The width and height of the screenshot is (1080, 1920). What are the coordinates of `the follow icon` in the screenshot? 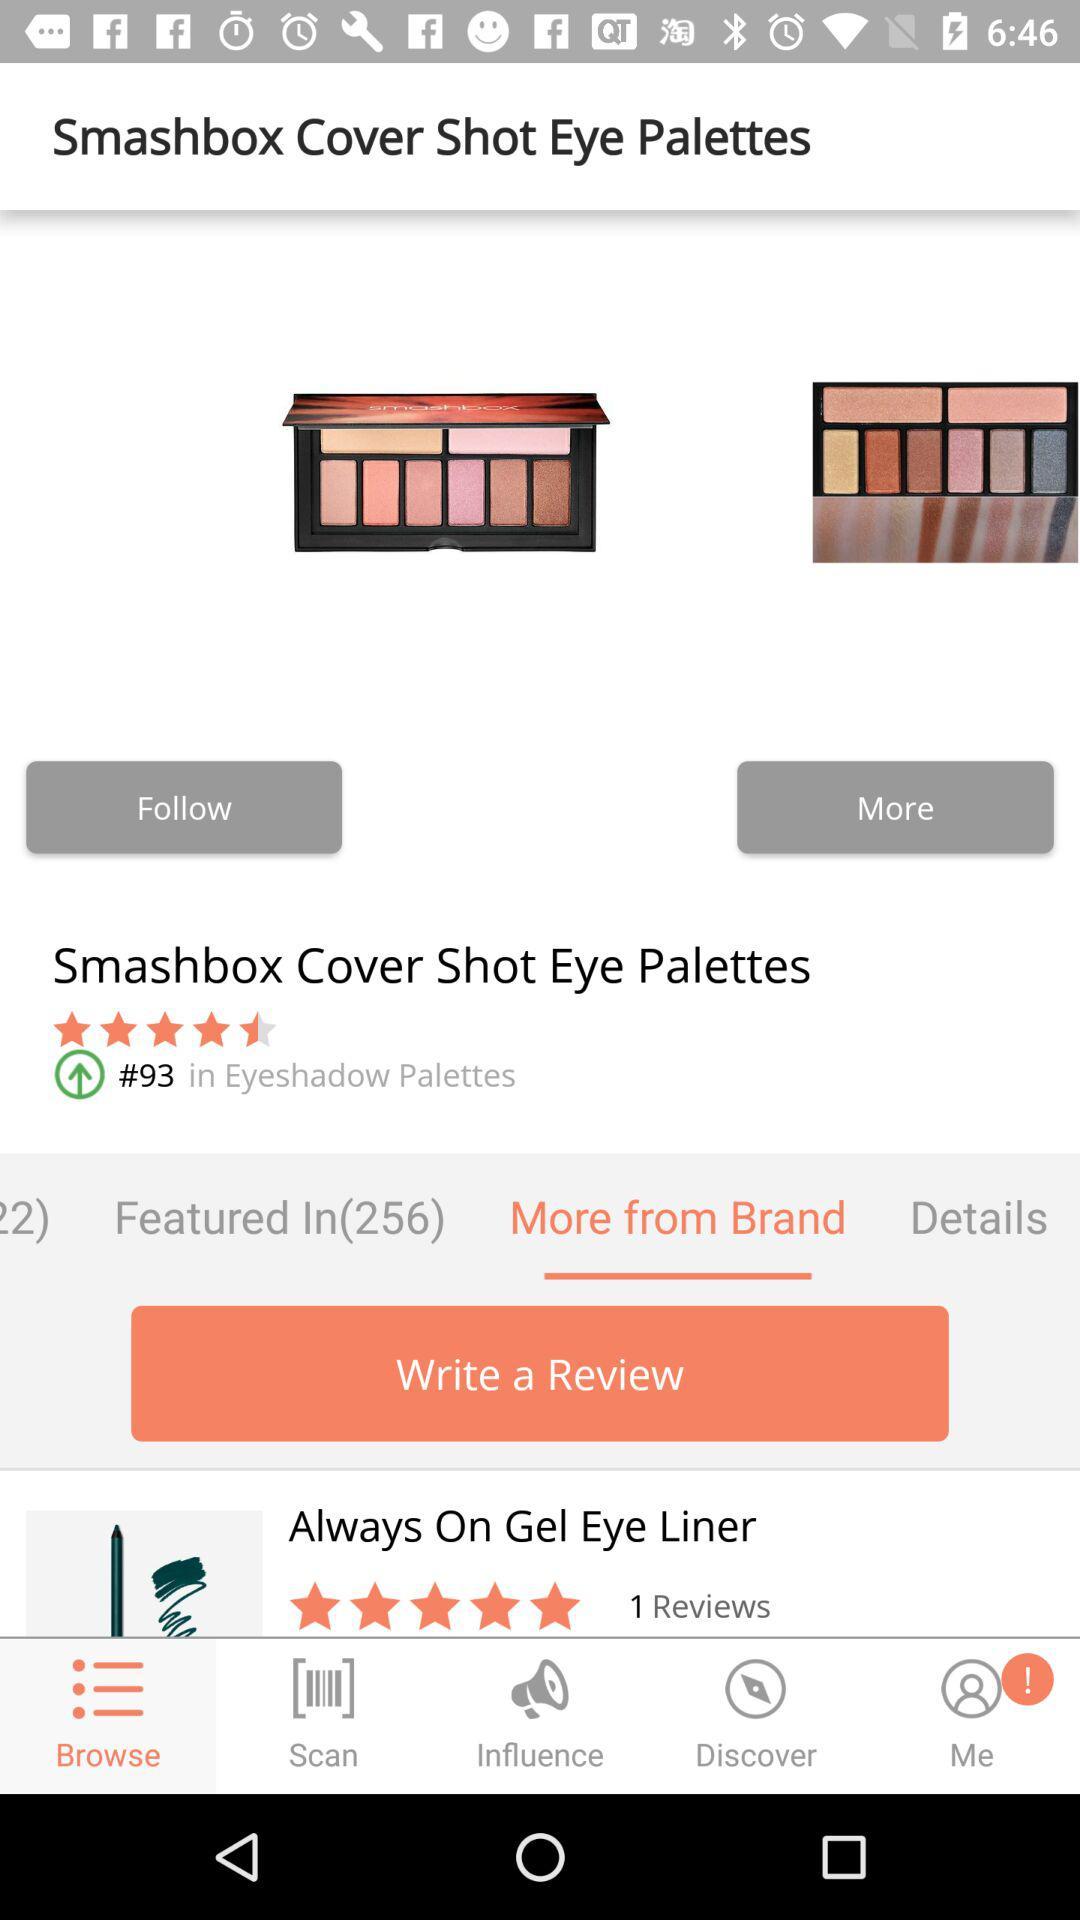 It's located at (184, 807).